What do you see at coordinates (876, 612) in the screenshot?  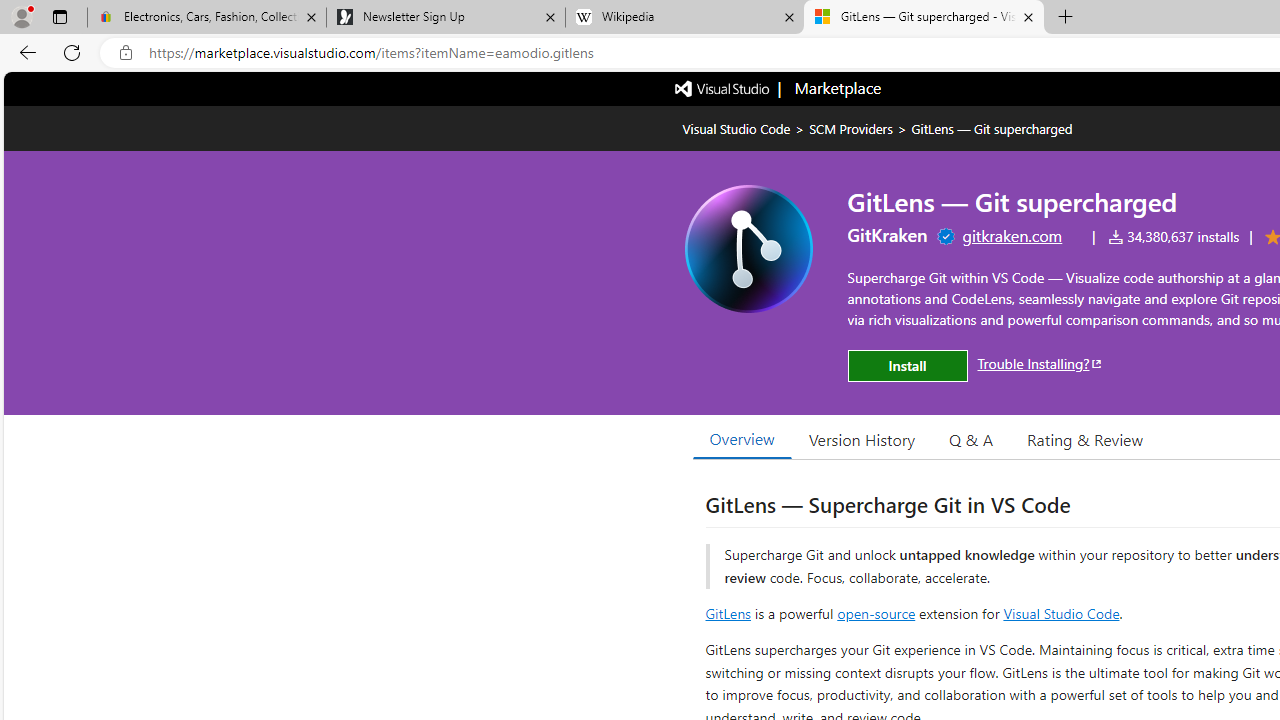 I see `'open-source'` at bounding box center [876, 612].